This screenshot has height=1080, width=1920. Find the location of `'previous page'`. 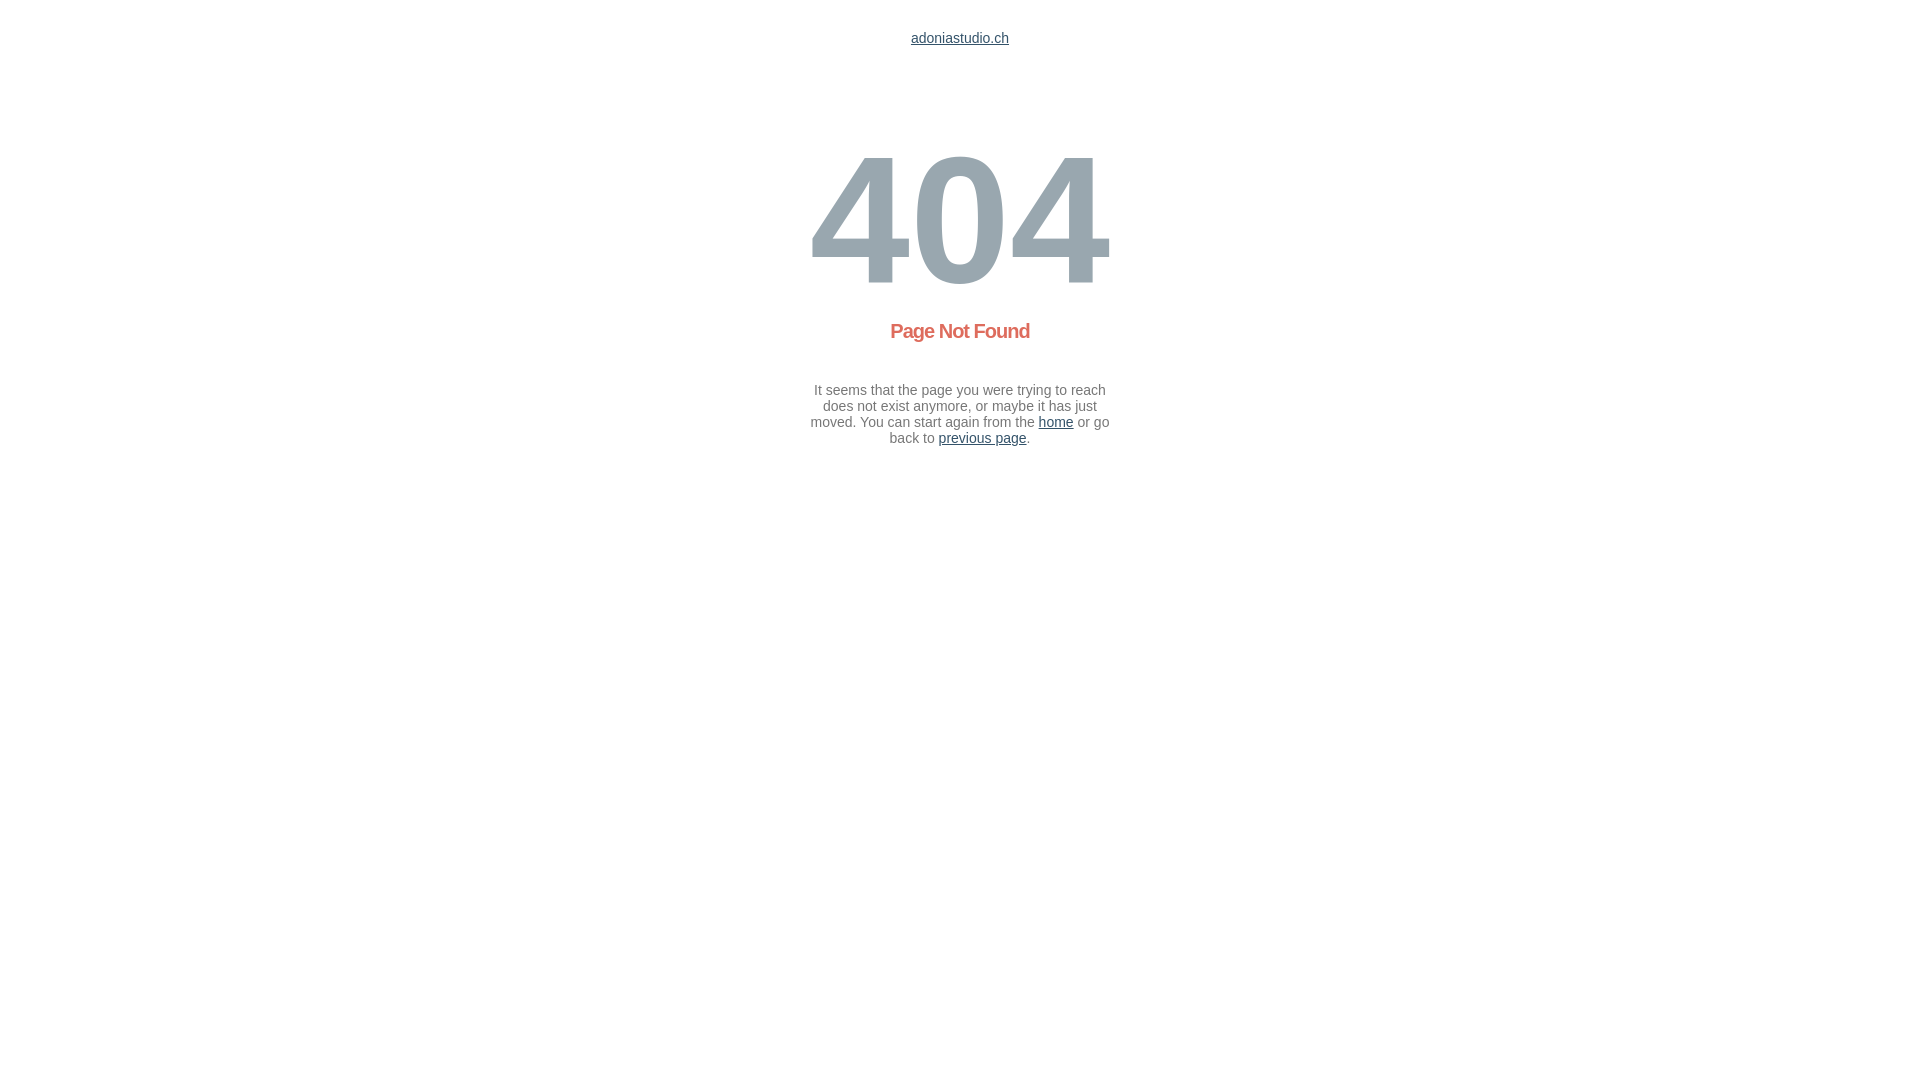

'previous page' is located at coordinates (983, 437).